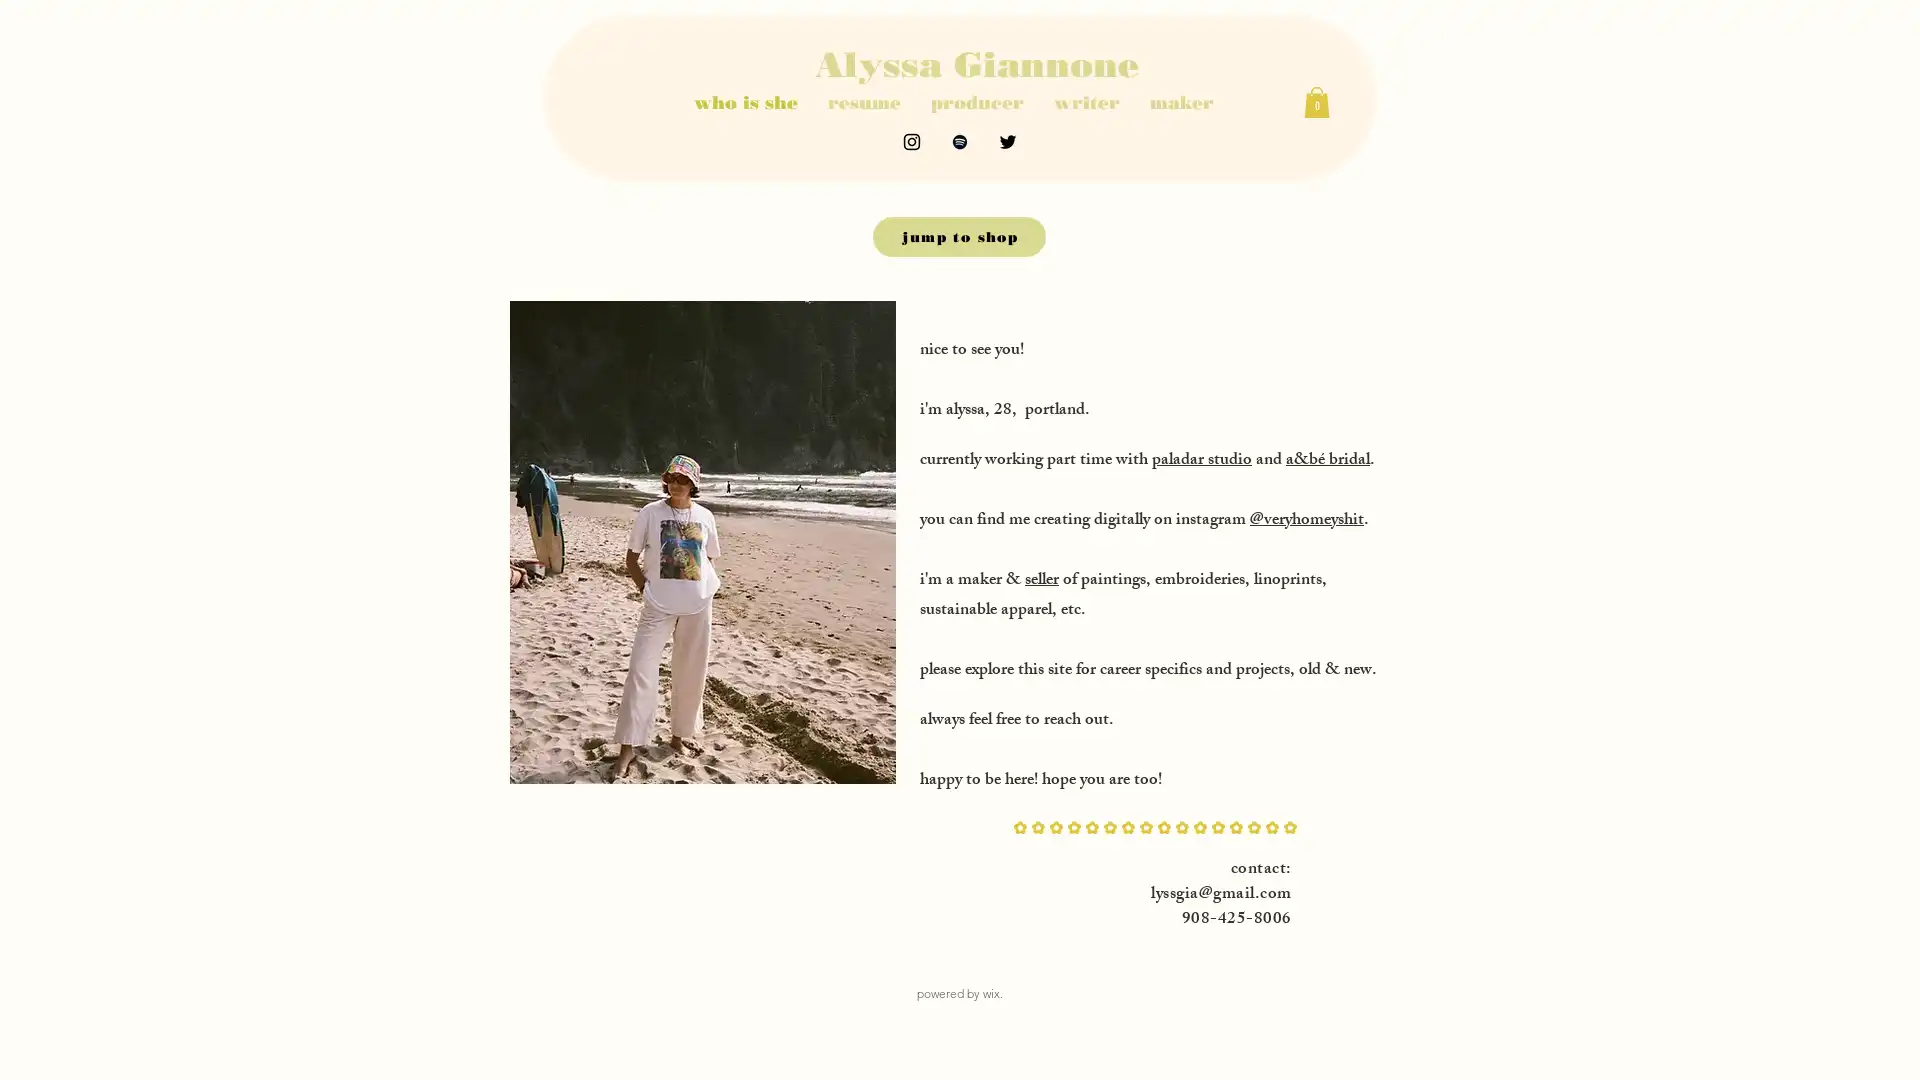 The width and height of the screenshot is (1920, 1080). I want to click on Cart with 0 items, so click(1316, 102).